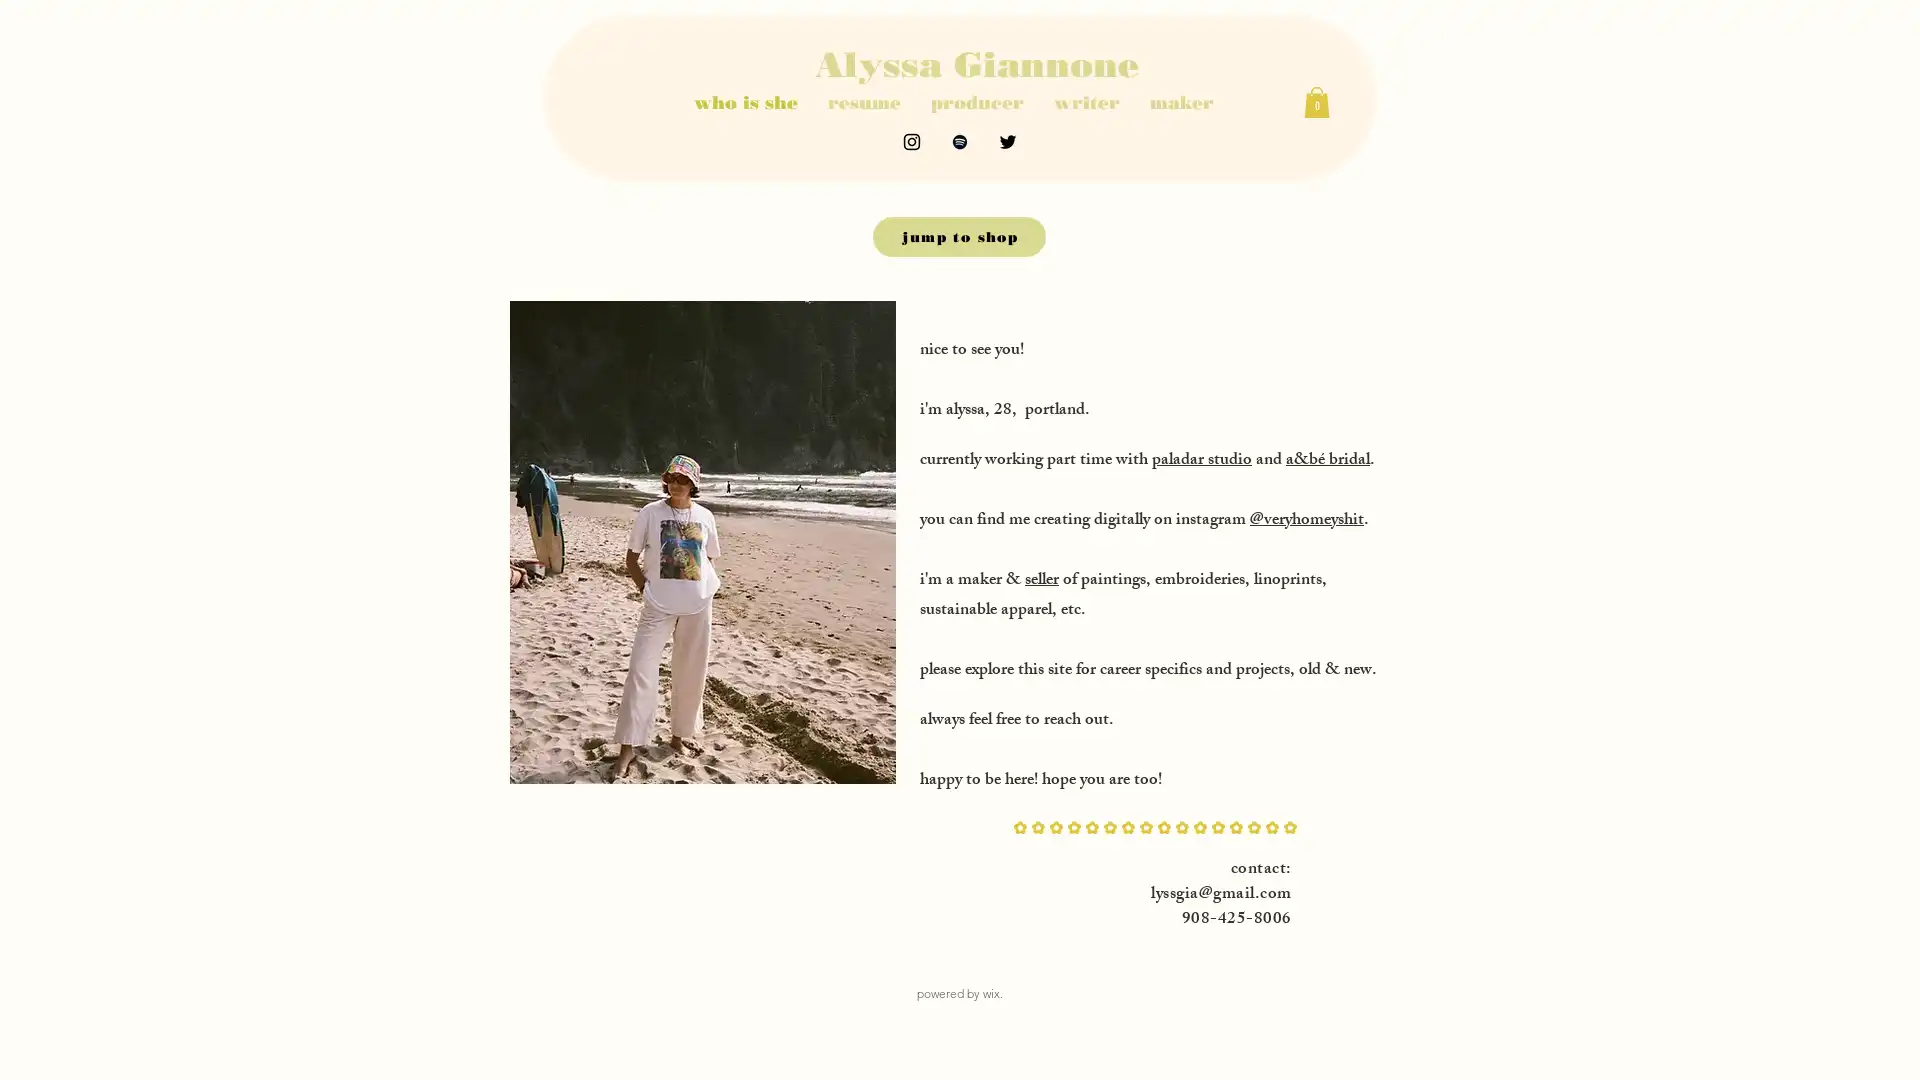 The width and height of the screenshot is (1920, 1080). I want to click on Cart with 0 items, so click(1316, 102).